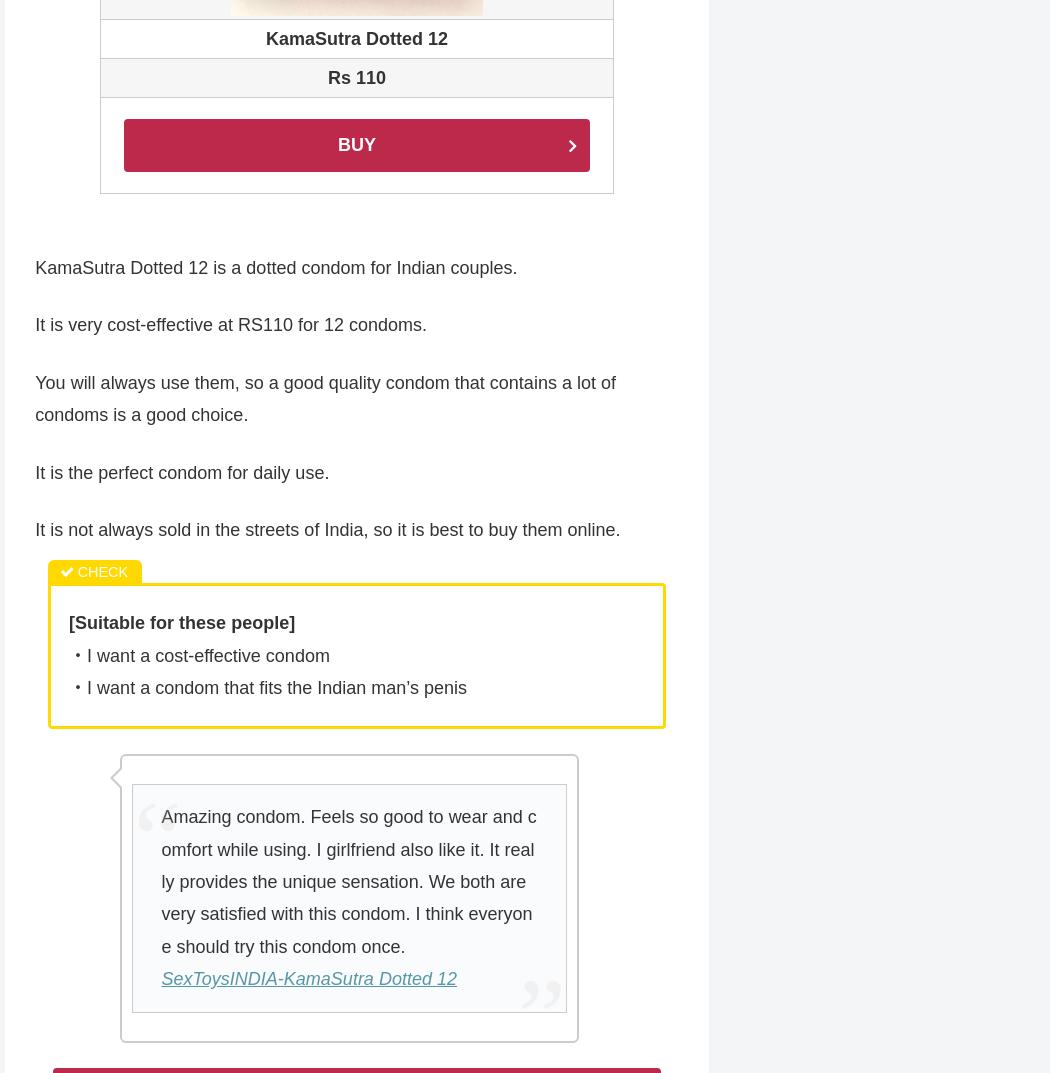 The image size is (1050, 1073). I want to click on '・I want a cost-effective condom', so click(197, 655).